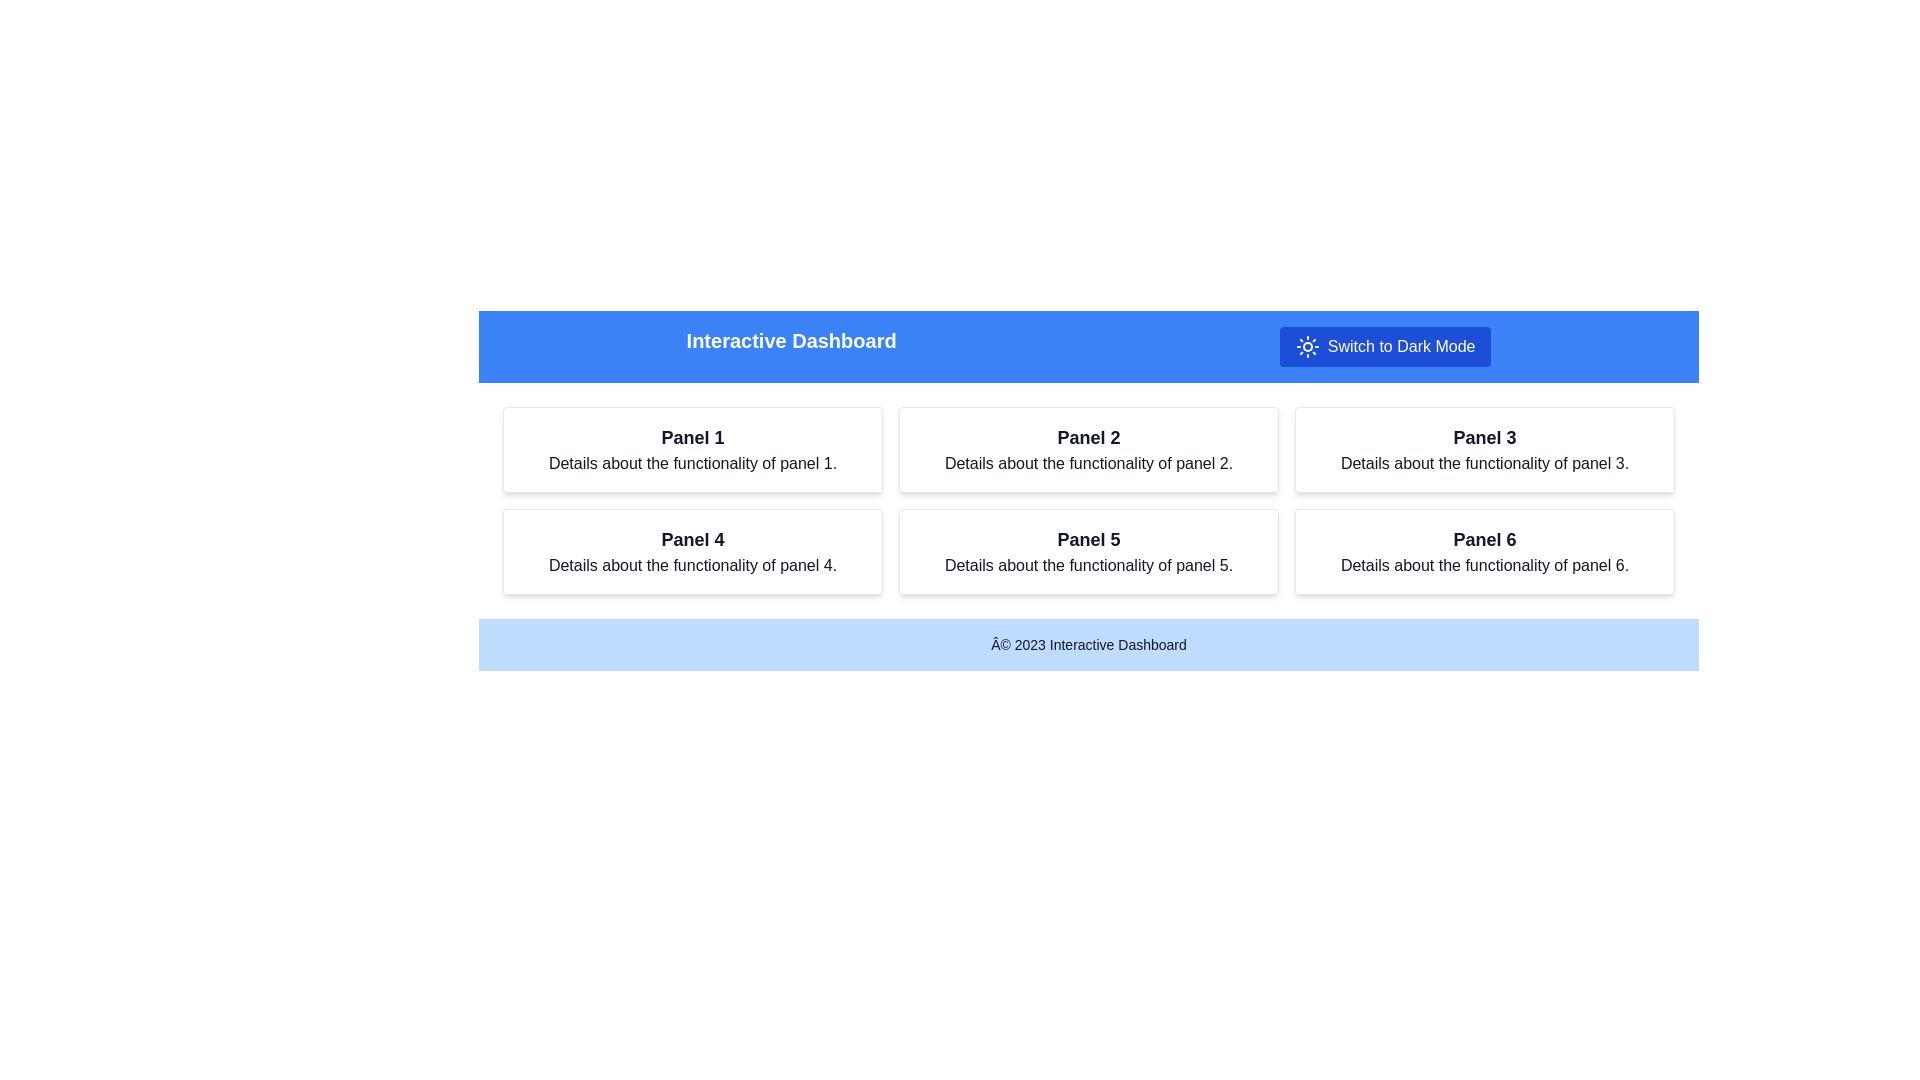  Describe the element at coordinates (692, 450) in the screenshot. I see `the Informational Panel titled 'Panel 1' which contains a description about its functionality, located in the first column of the top row in a three-column grid layout` at that location.